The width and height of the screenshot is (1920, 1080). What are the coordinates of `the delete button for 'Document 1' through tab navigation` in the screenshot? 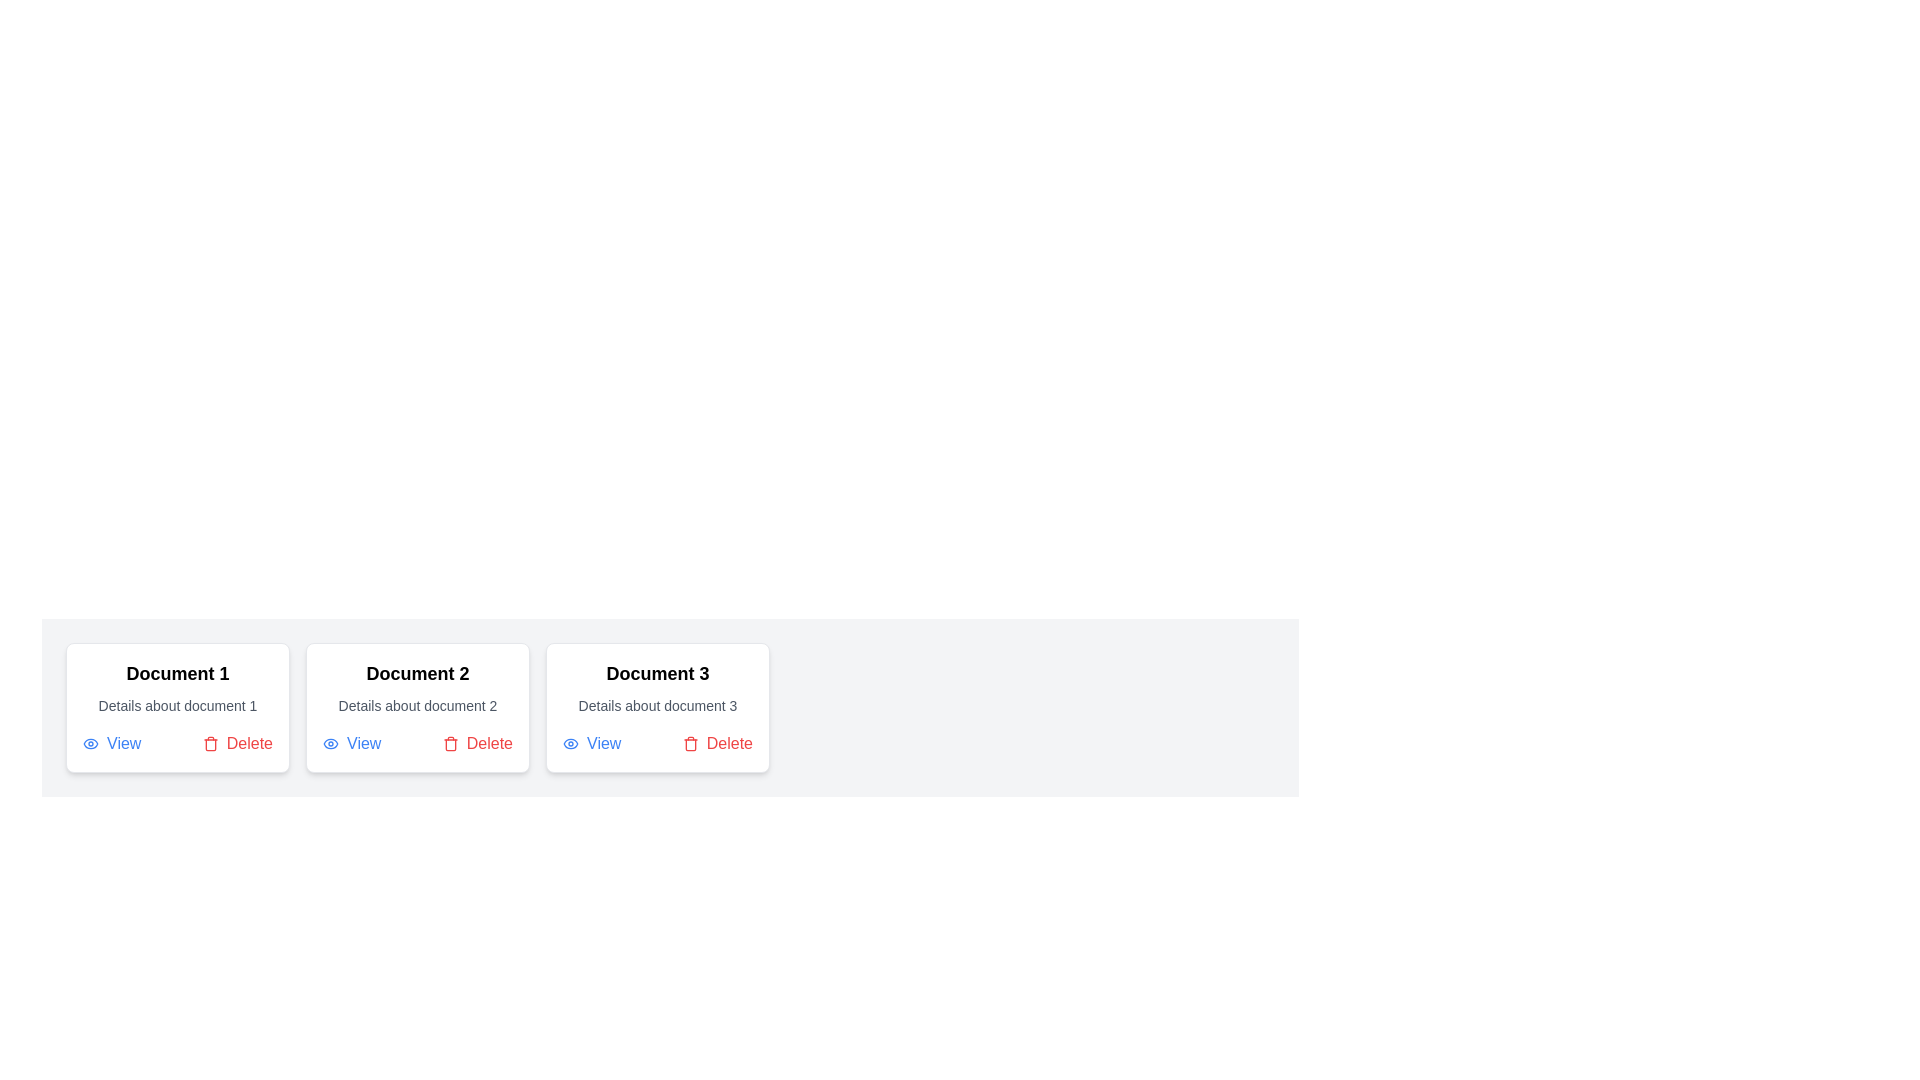 It's located at (237, 744).